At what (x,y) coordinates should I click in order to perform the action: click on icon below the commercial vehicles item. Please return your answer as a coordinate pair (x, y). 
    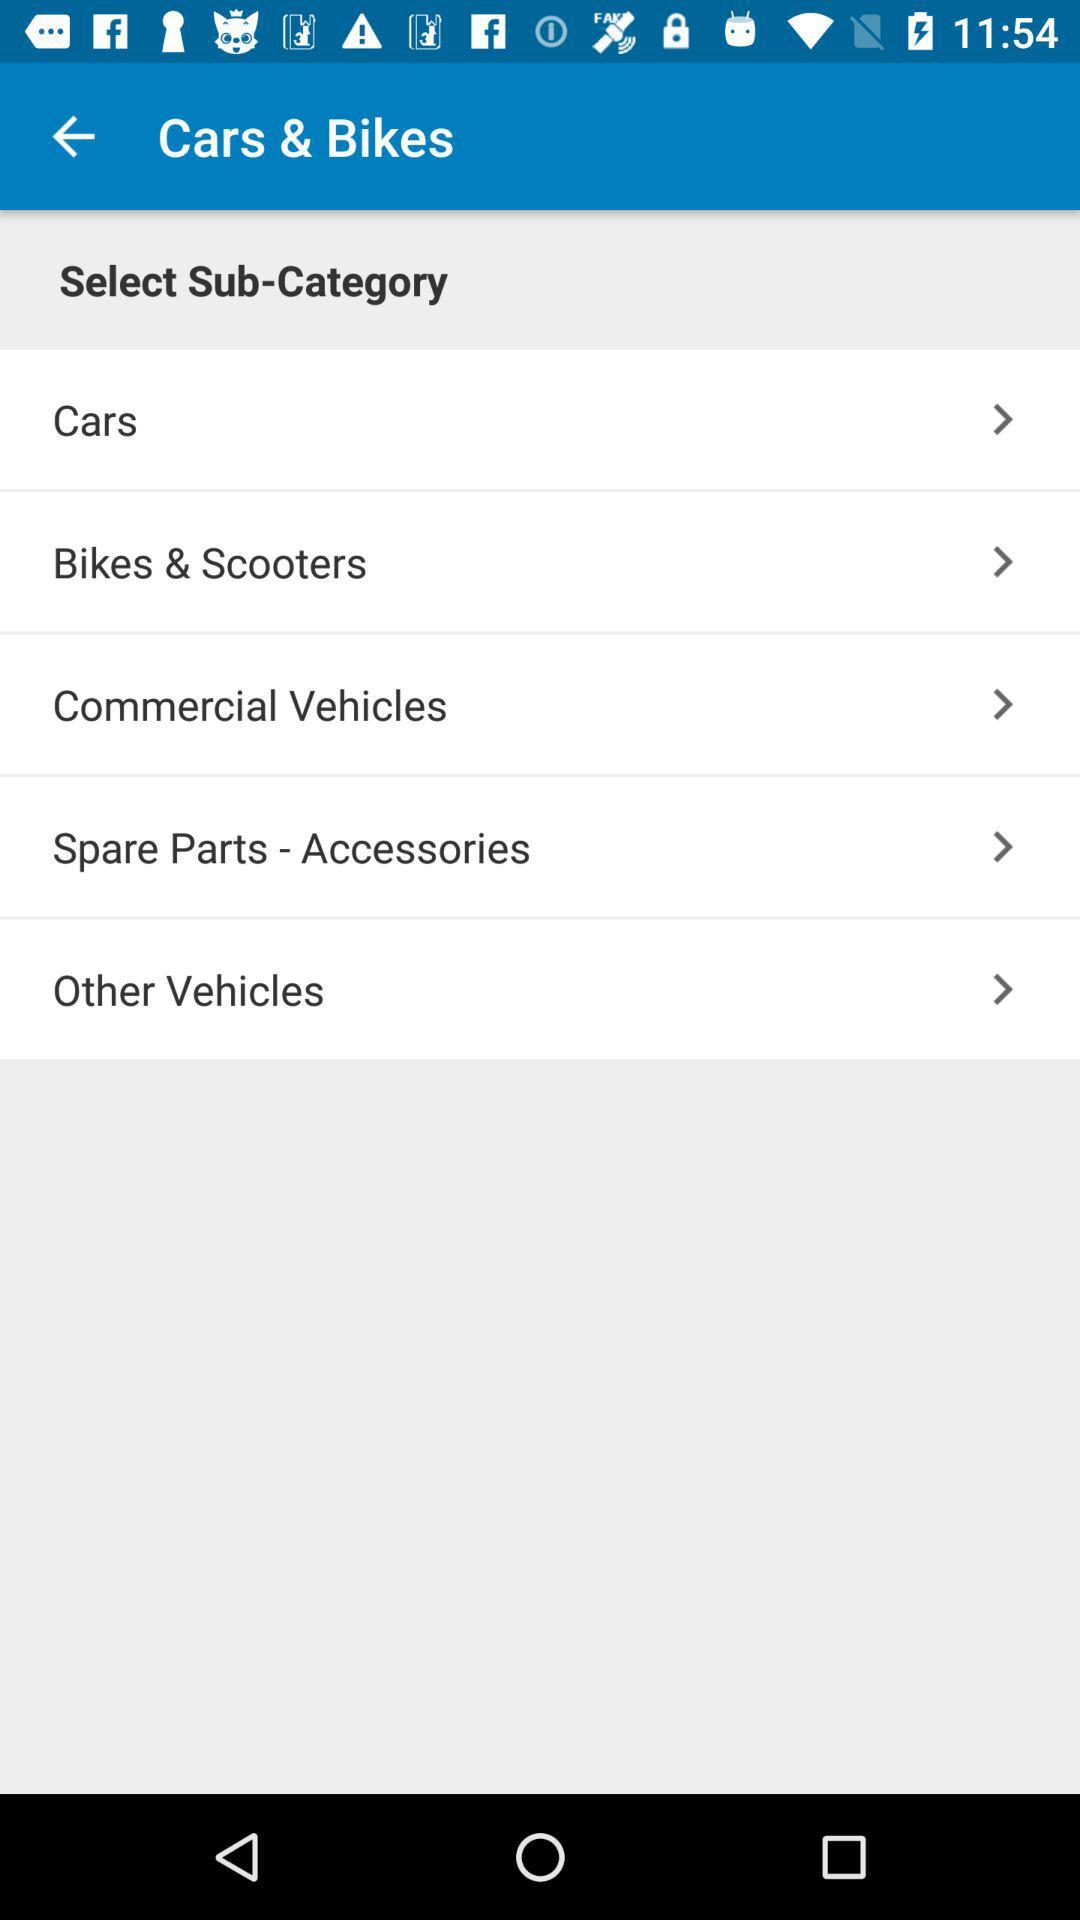
    Looking at the image, I should click on (566, 846).